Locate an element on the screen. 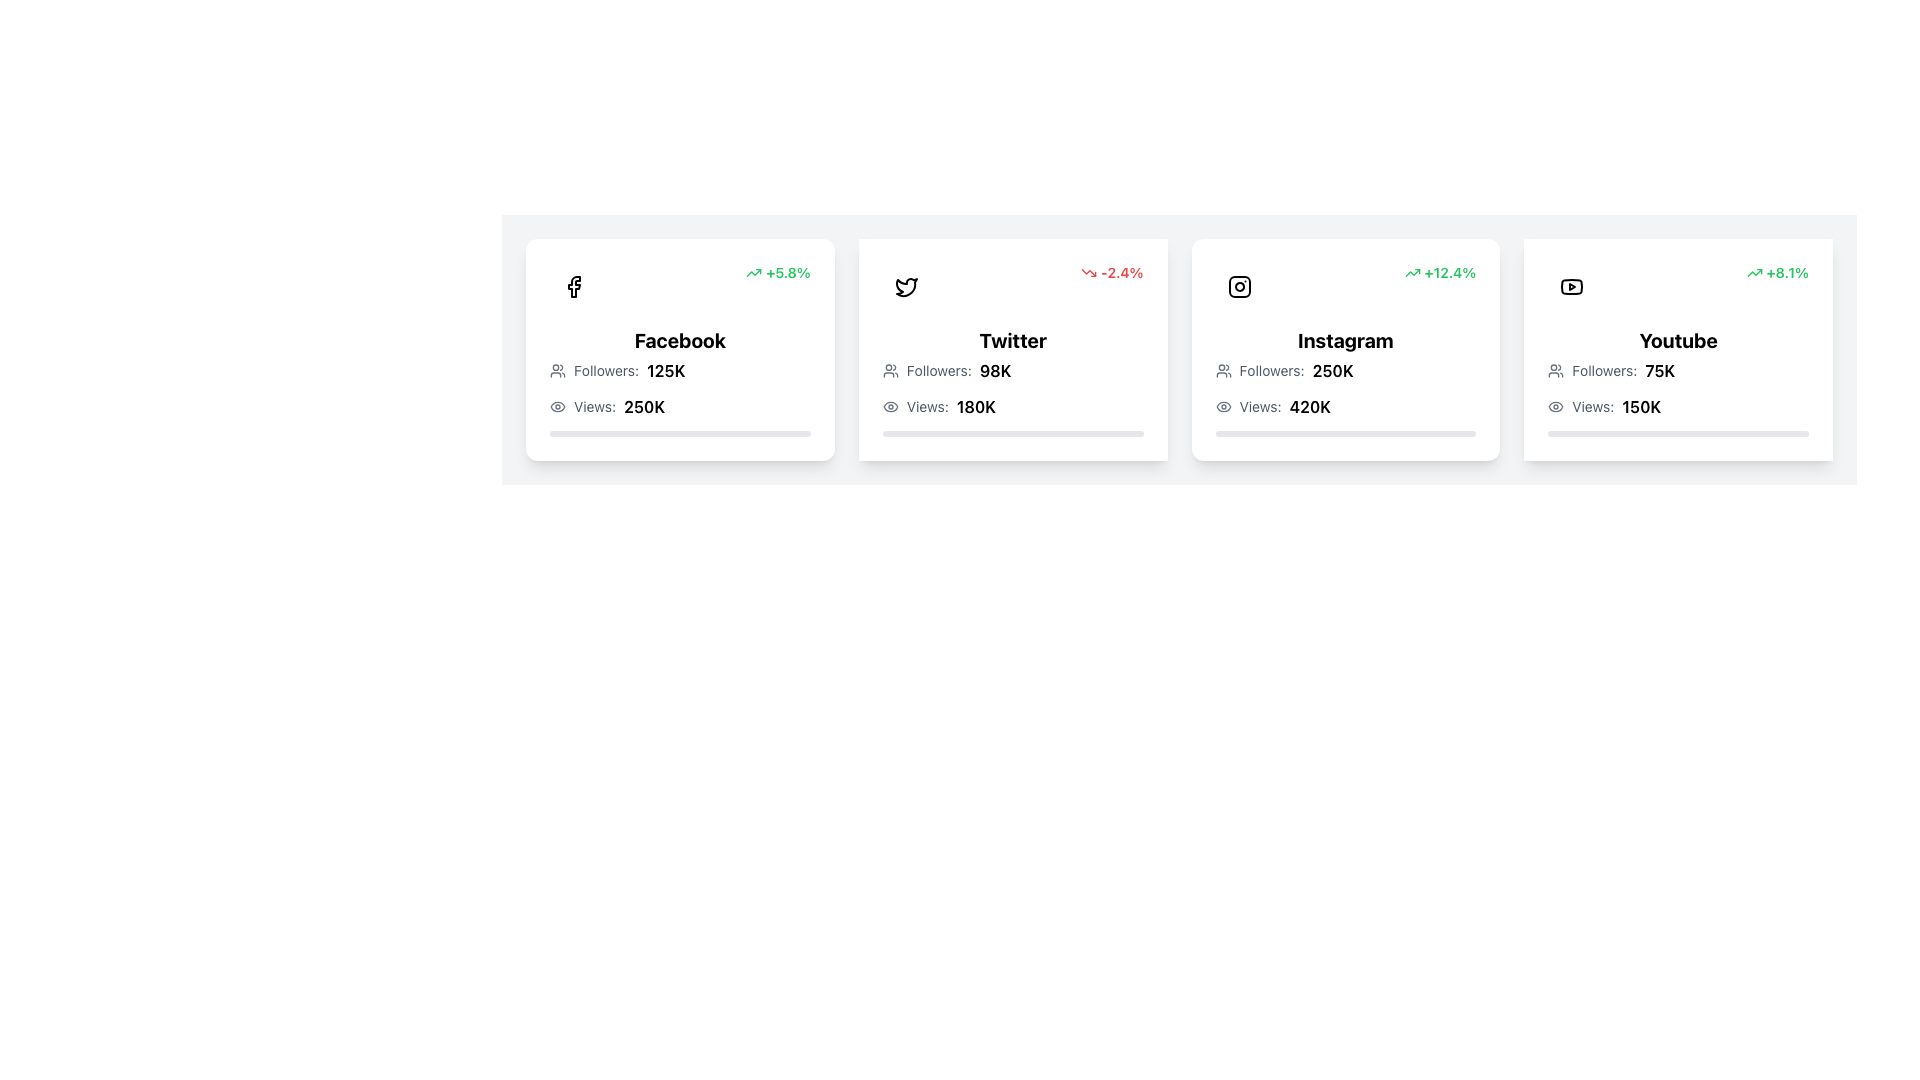 The width and height of the screenshot is (1920, 1080). the horizontal progress bar beneath the 'Views' label displaying '420K' in the Instagram card's section is located at coordinates (1345, 433).